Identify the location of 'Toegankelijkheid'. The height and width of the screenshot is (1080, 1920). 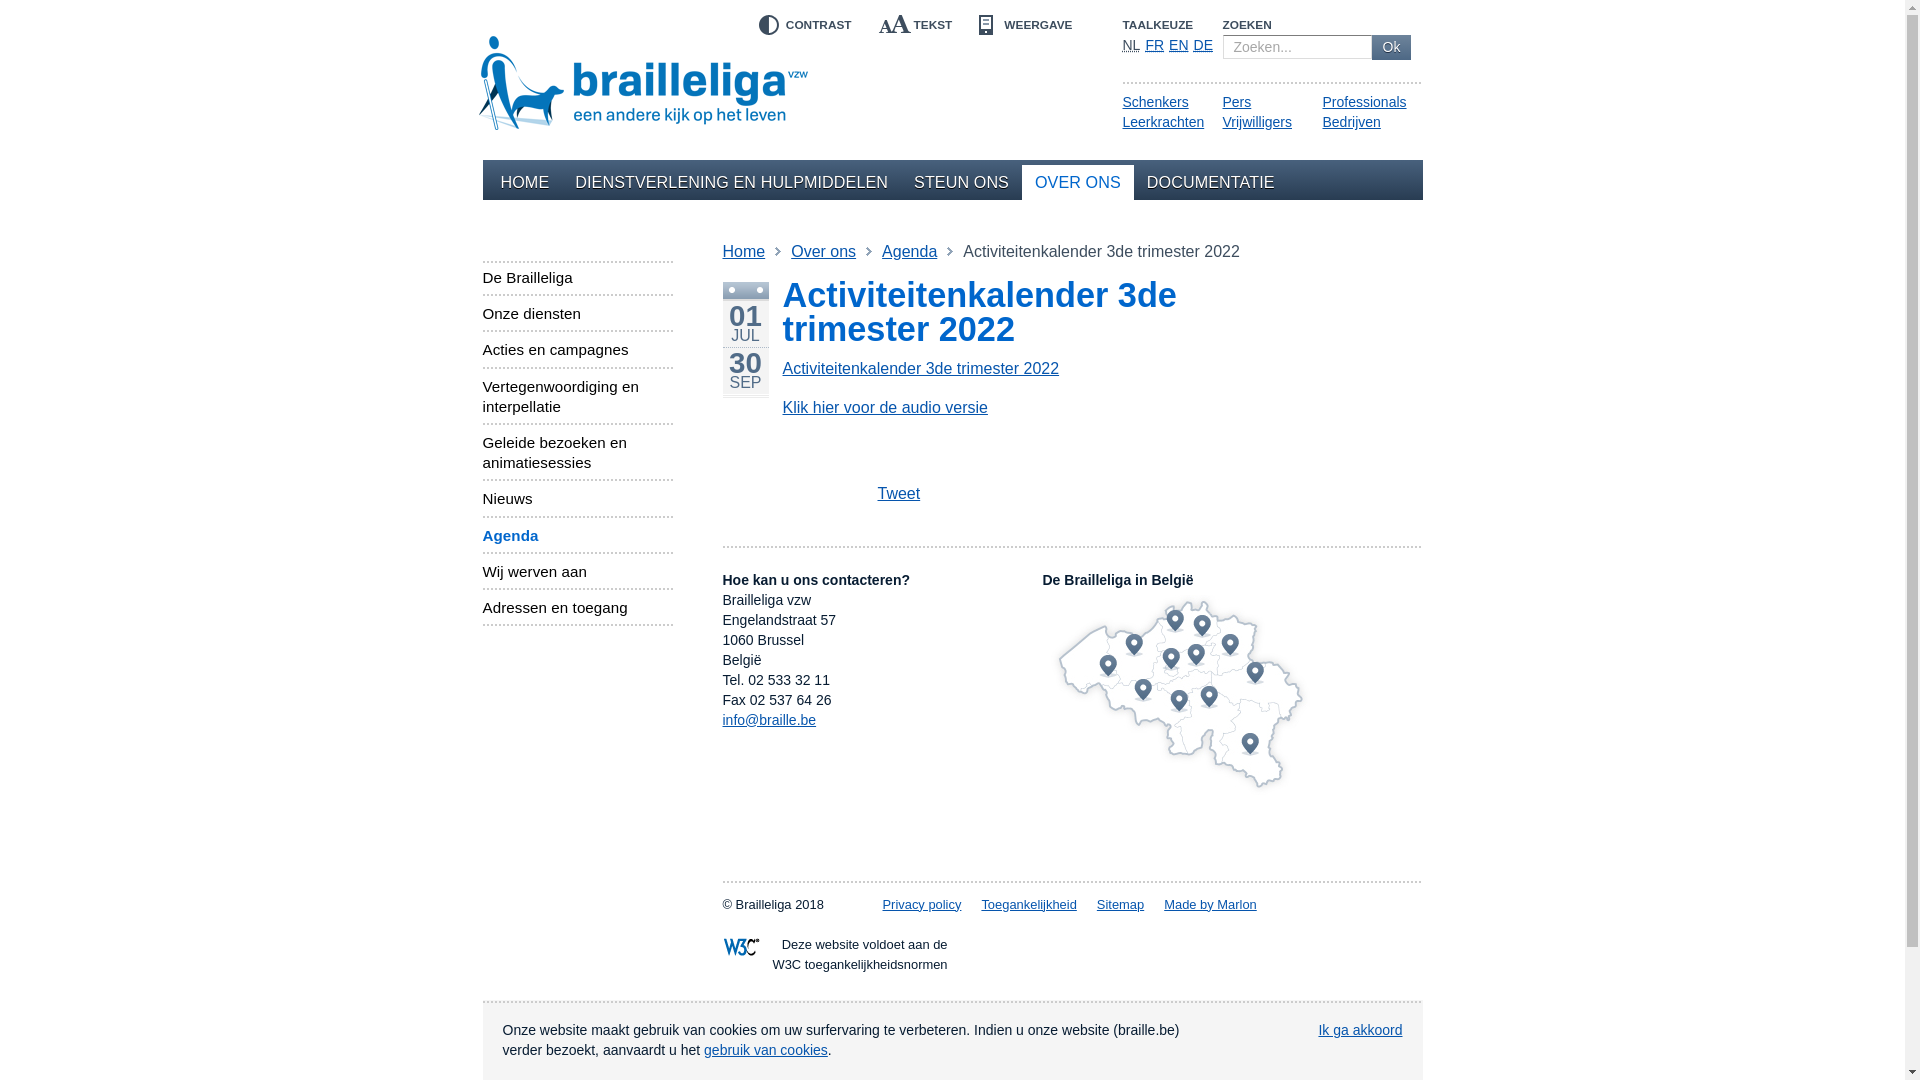
(1028, 904).